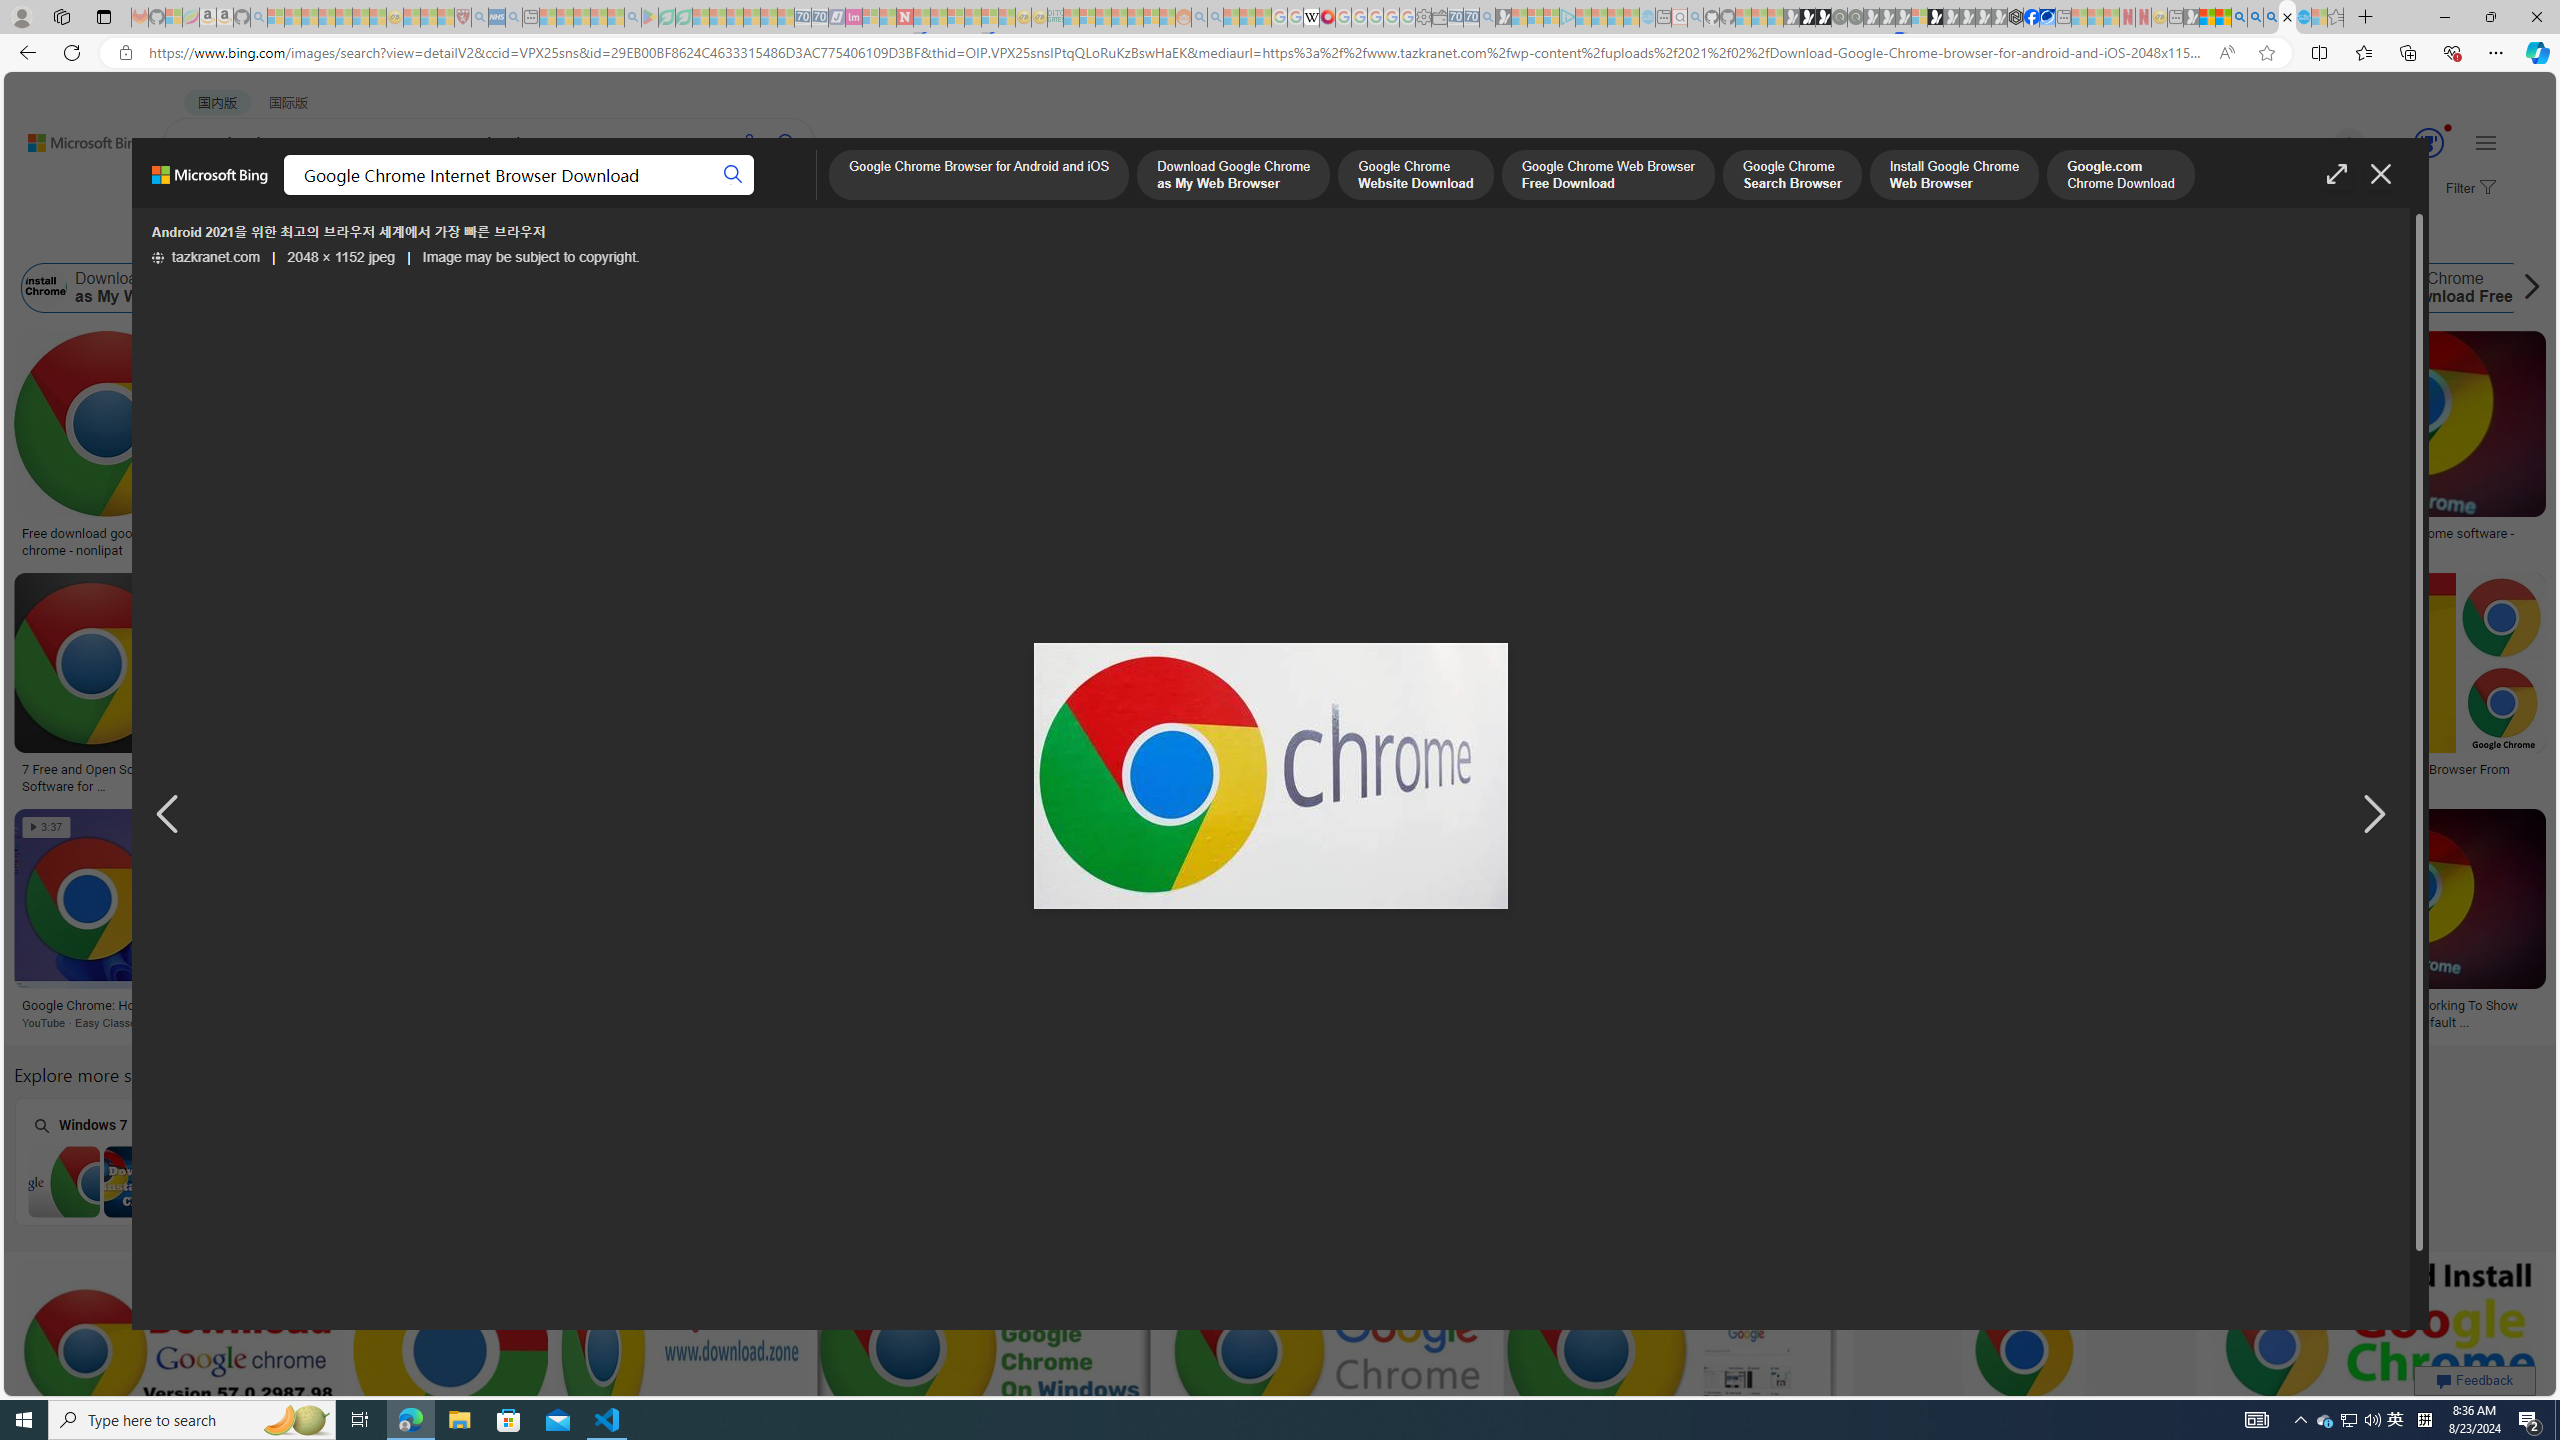  Describe the element at coordinates (2429, 141) in the screenshot. I see `'AutomationID: serp_medal_svg'` at that location.